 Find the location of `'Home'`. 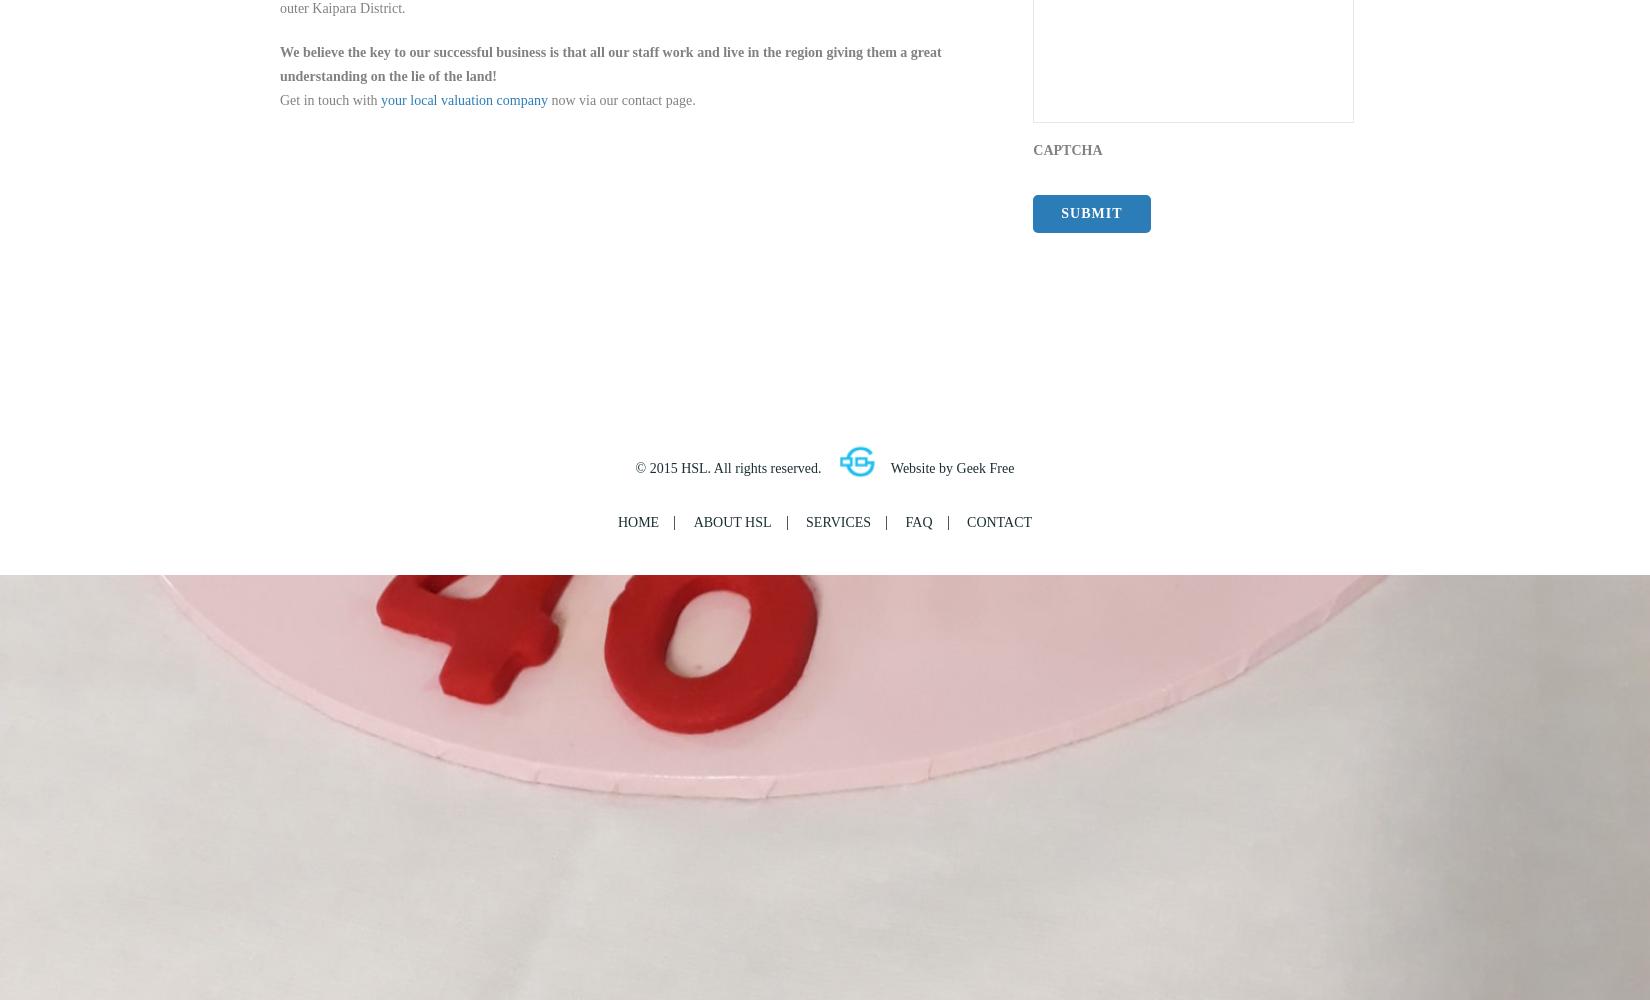

'Home' is located at coordinates (637, 521).